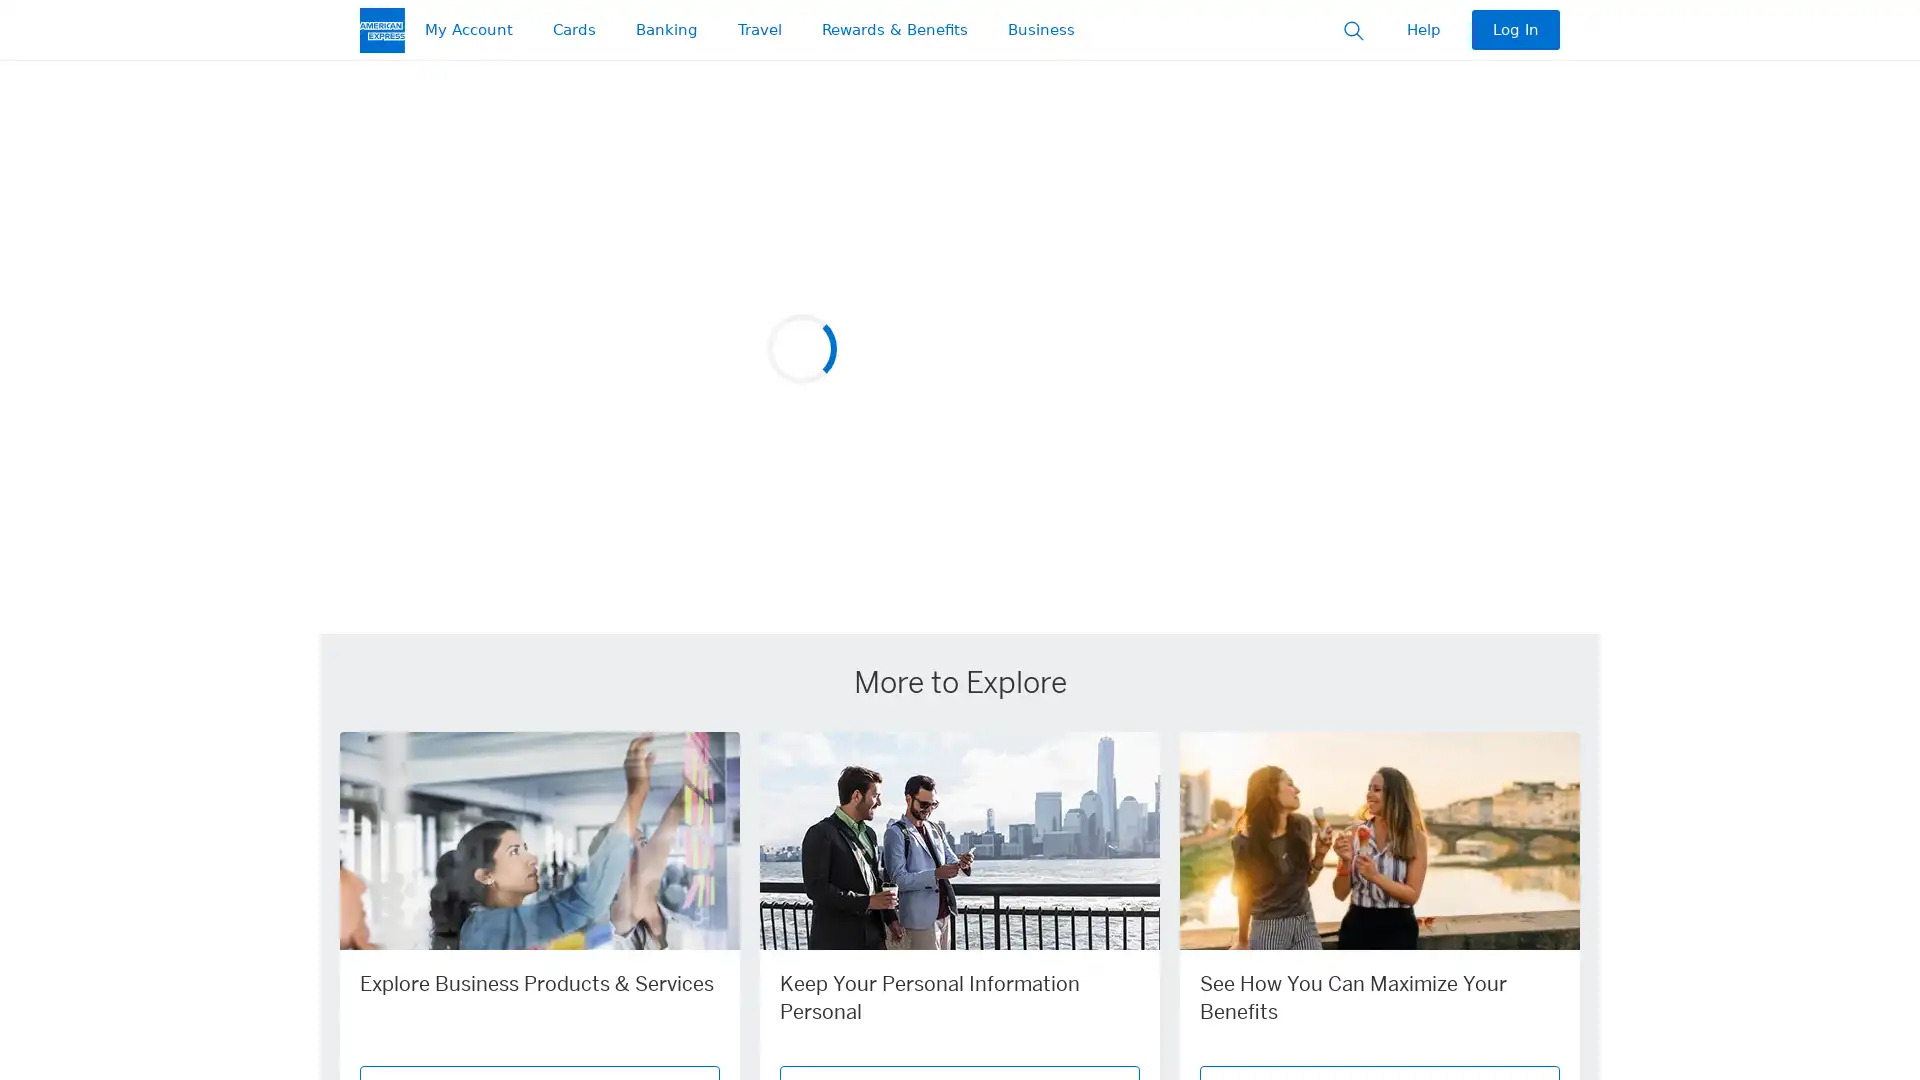 This screenshot has height=1080, width=1920. I want to click on slide 2, so click(910, 866).